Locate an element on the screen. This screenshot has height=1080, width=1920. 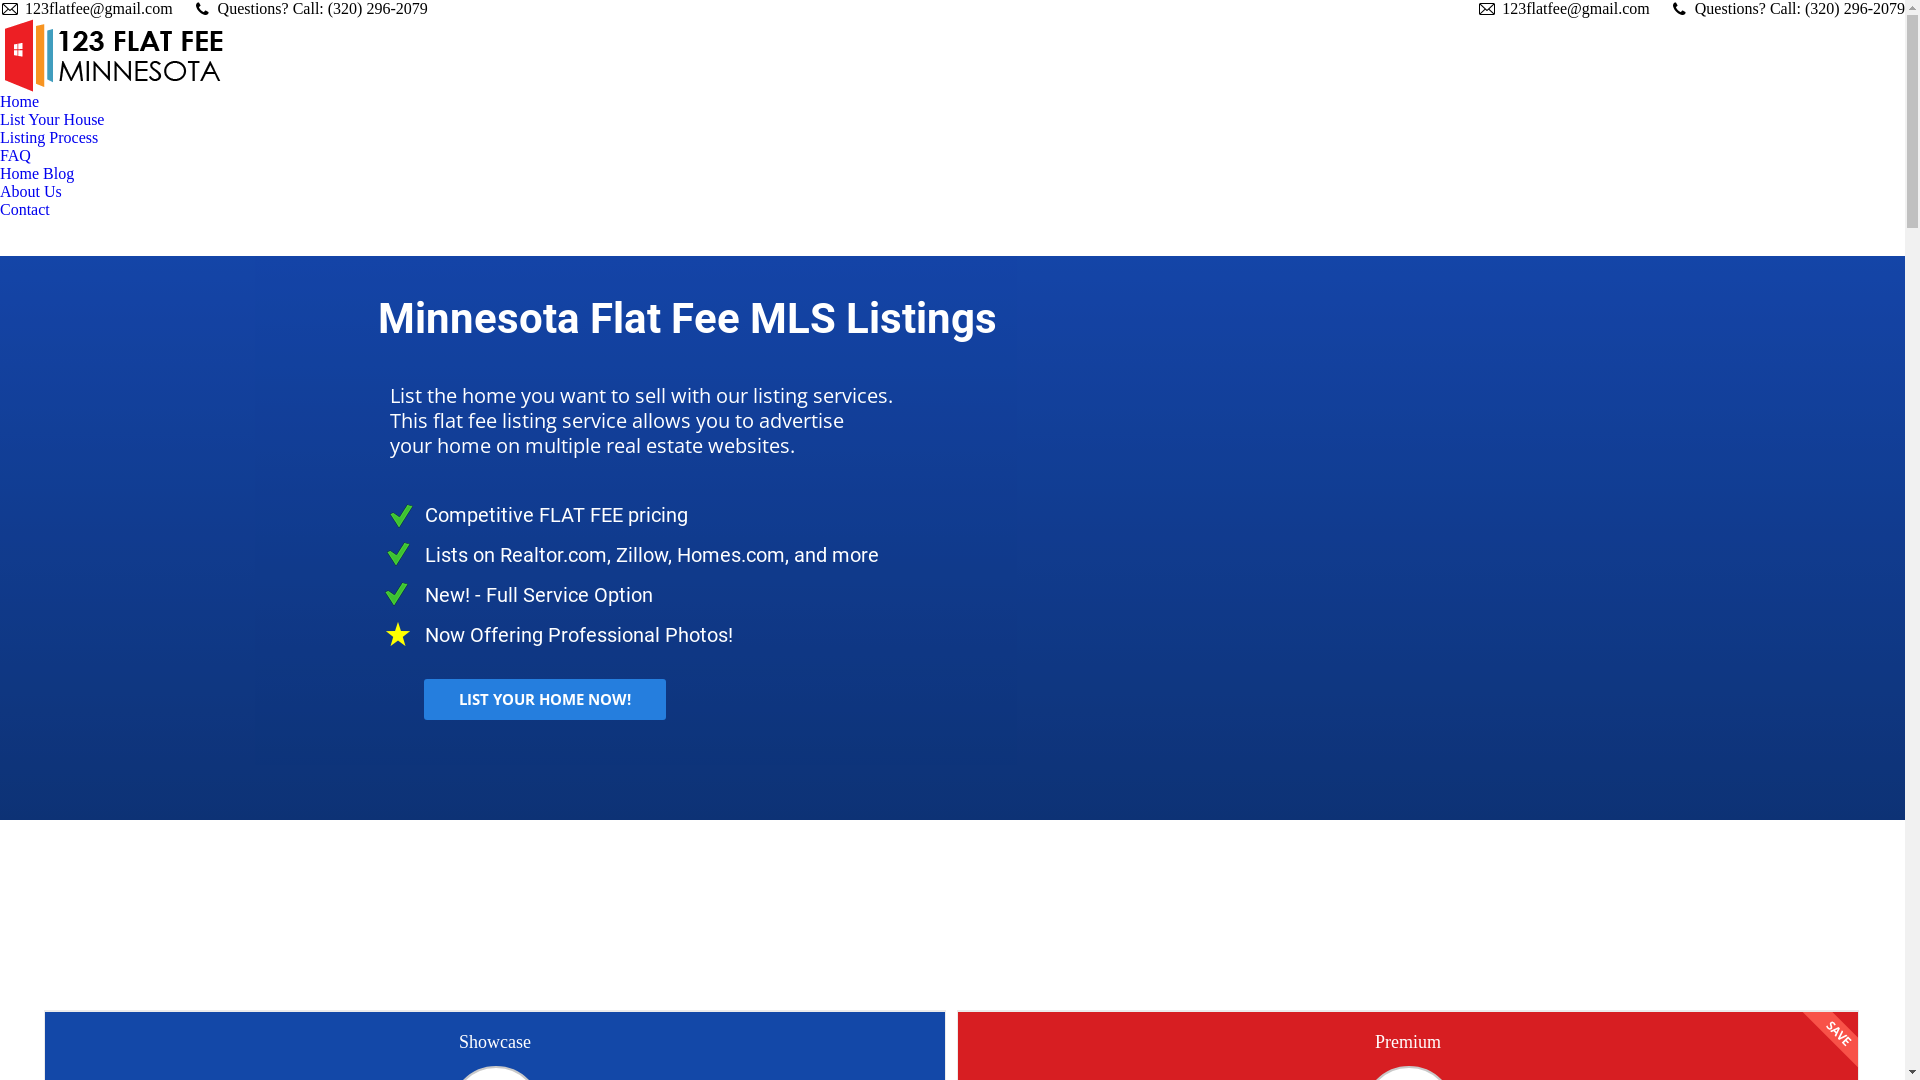
'List Your House' is located at coordinates (52, 119).